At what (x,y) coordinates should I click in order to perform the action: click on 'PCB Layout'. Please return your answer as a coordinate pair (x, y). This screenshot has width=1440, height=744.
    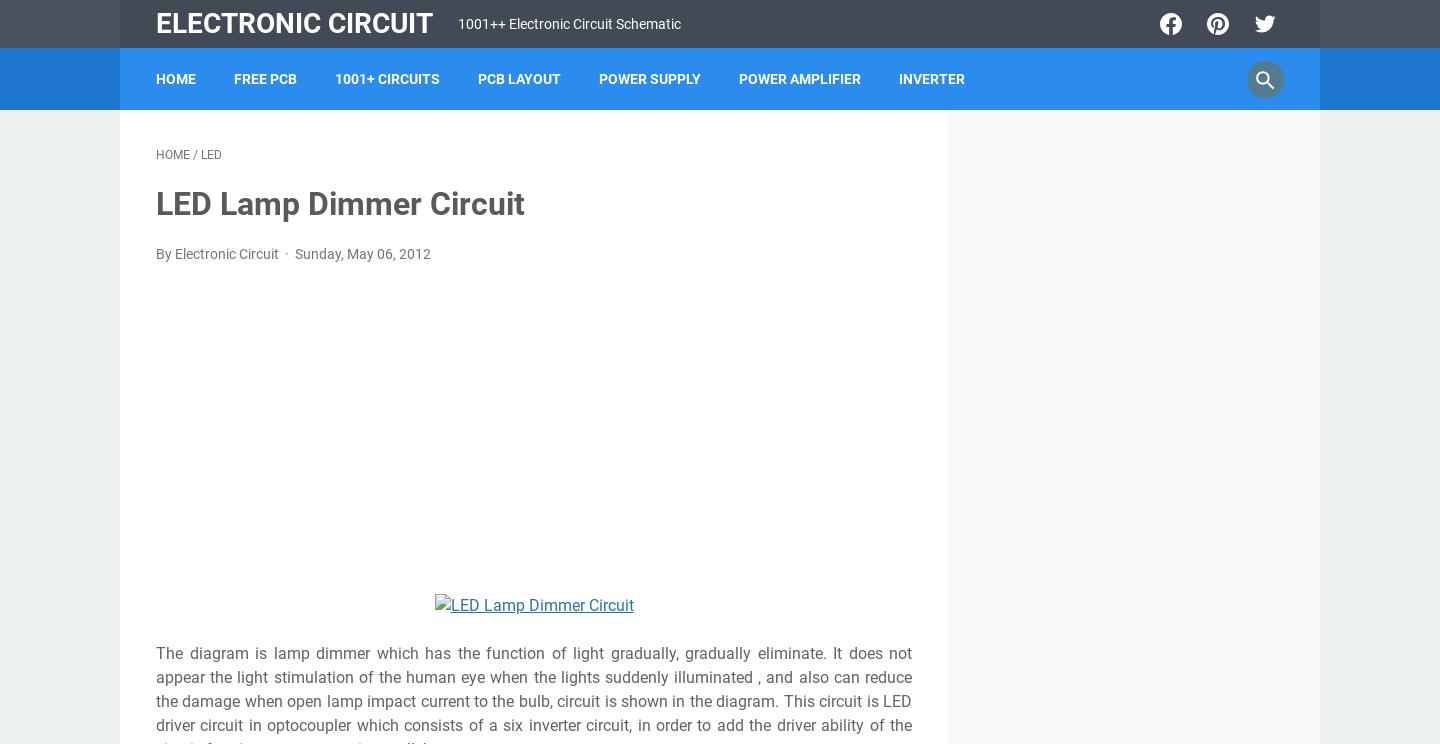
    Looking at the image, I should click on (518, 79).